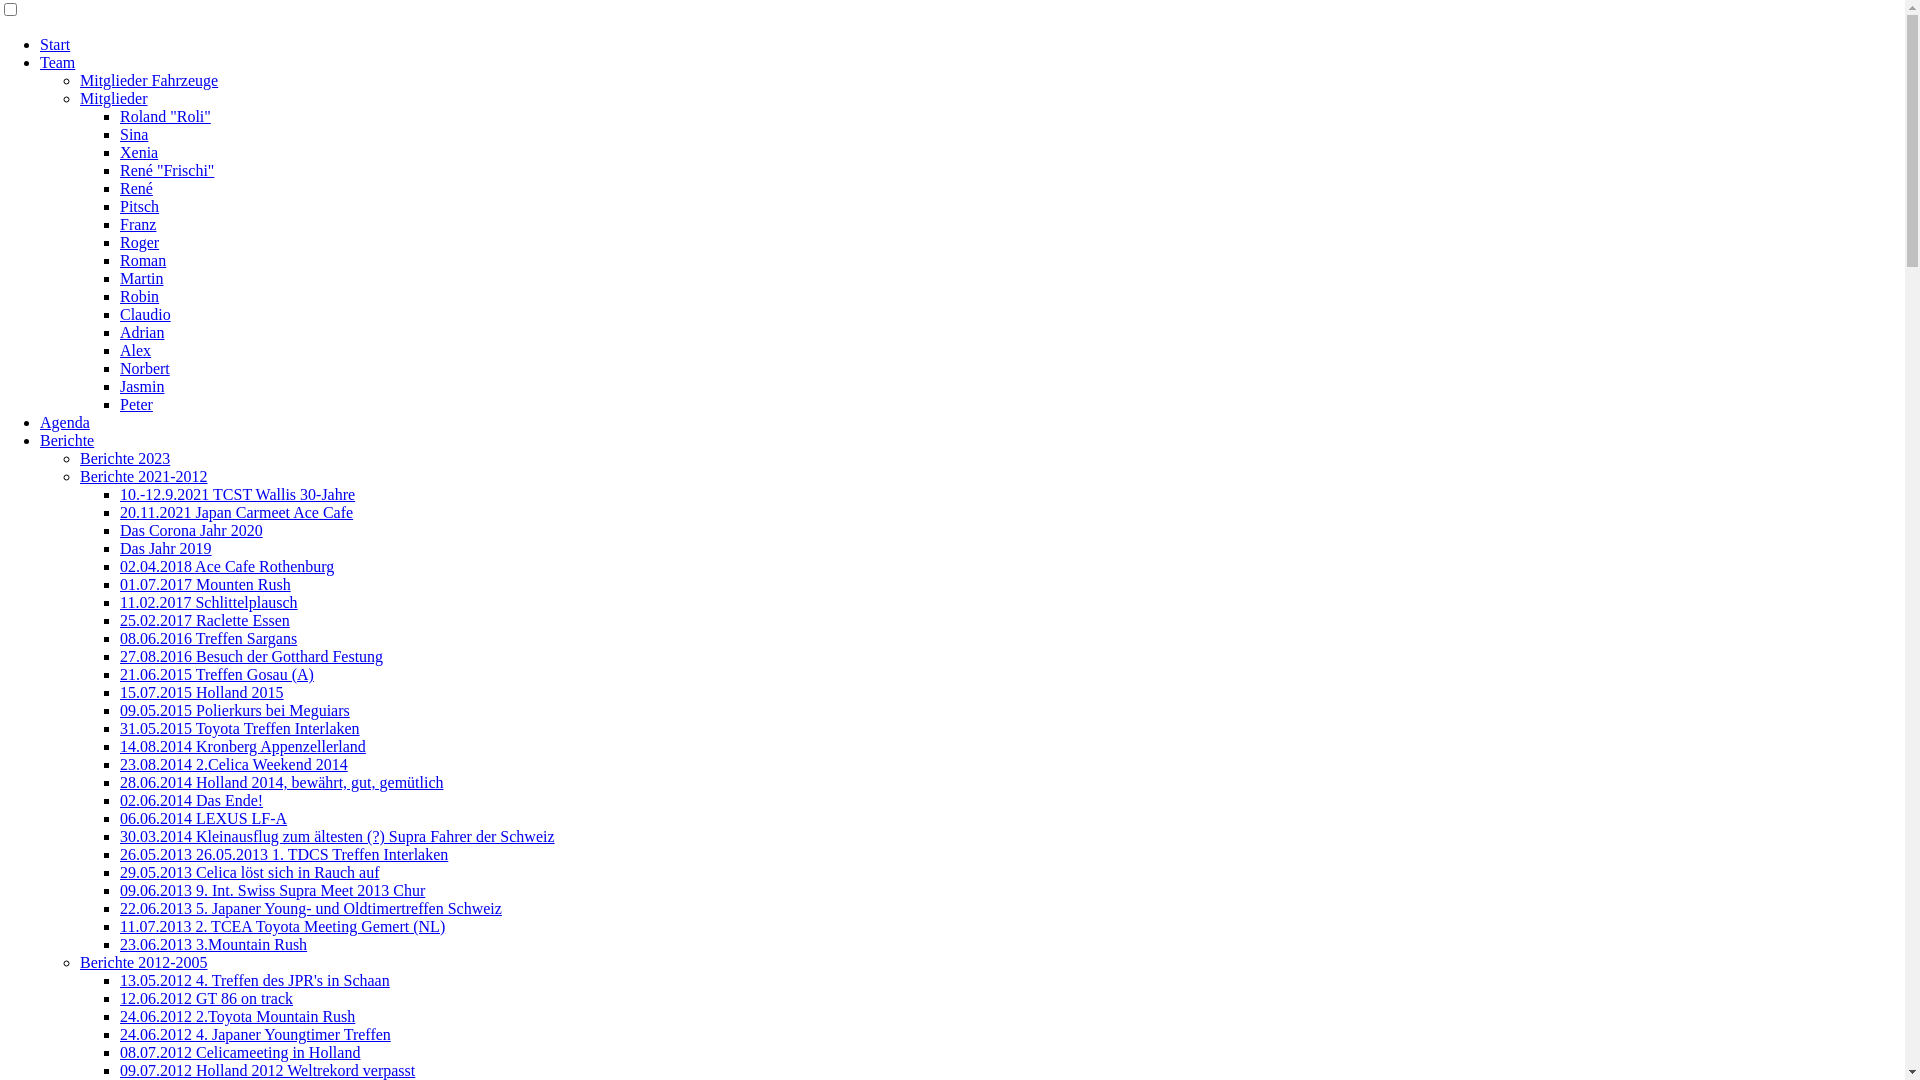 Image resolution: width=1920 pixels, height=1080 pixels. Describe the element at coordinates (191, 799) in the screenshot. I see `'02.06.2014 Das Ende!'` at that location.